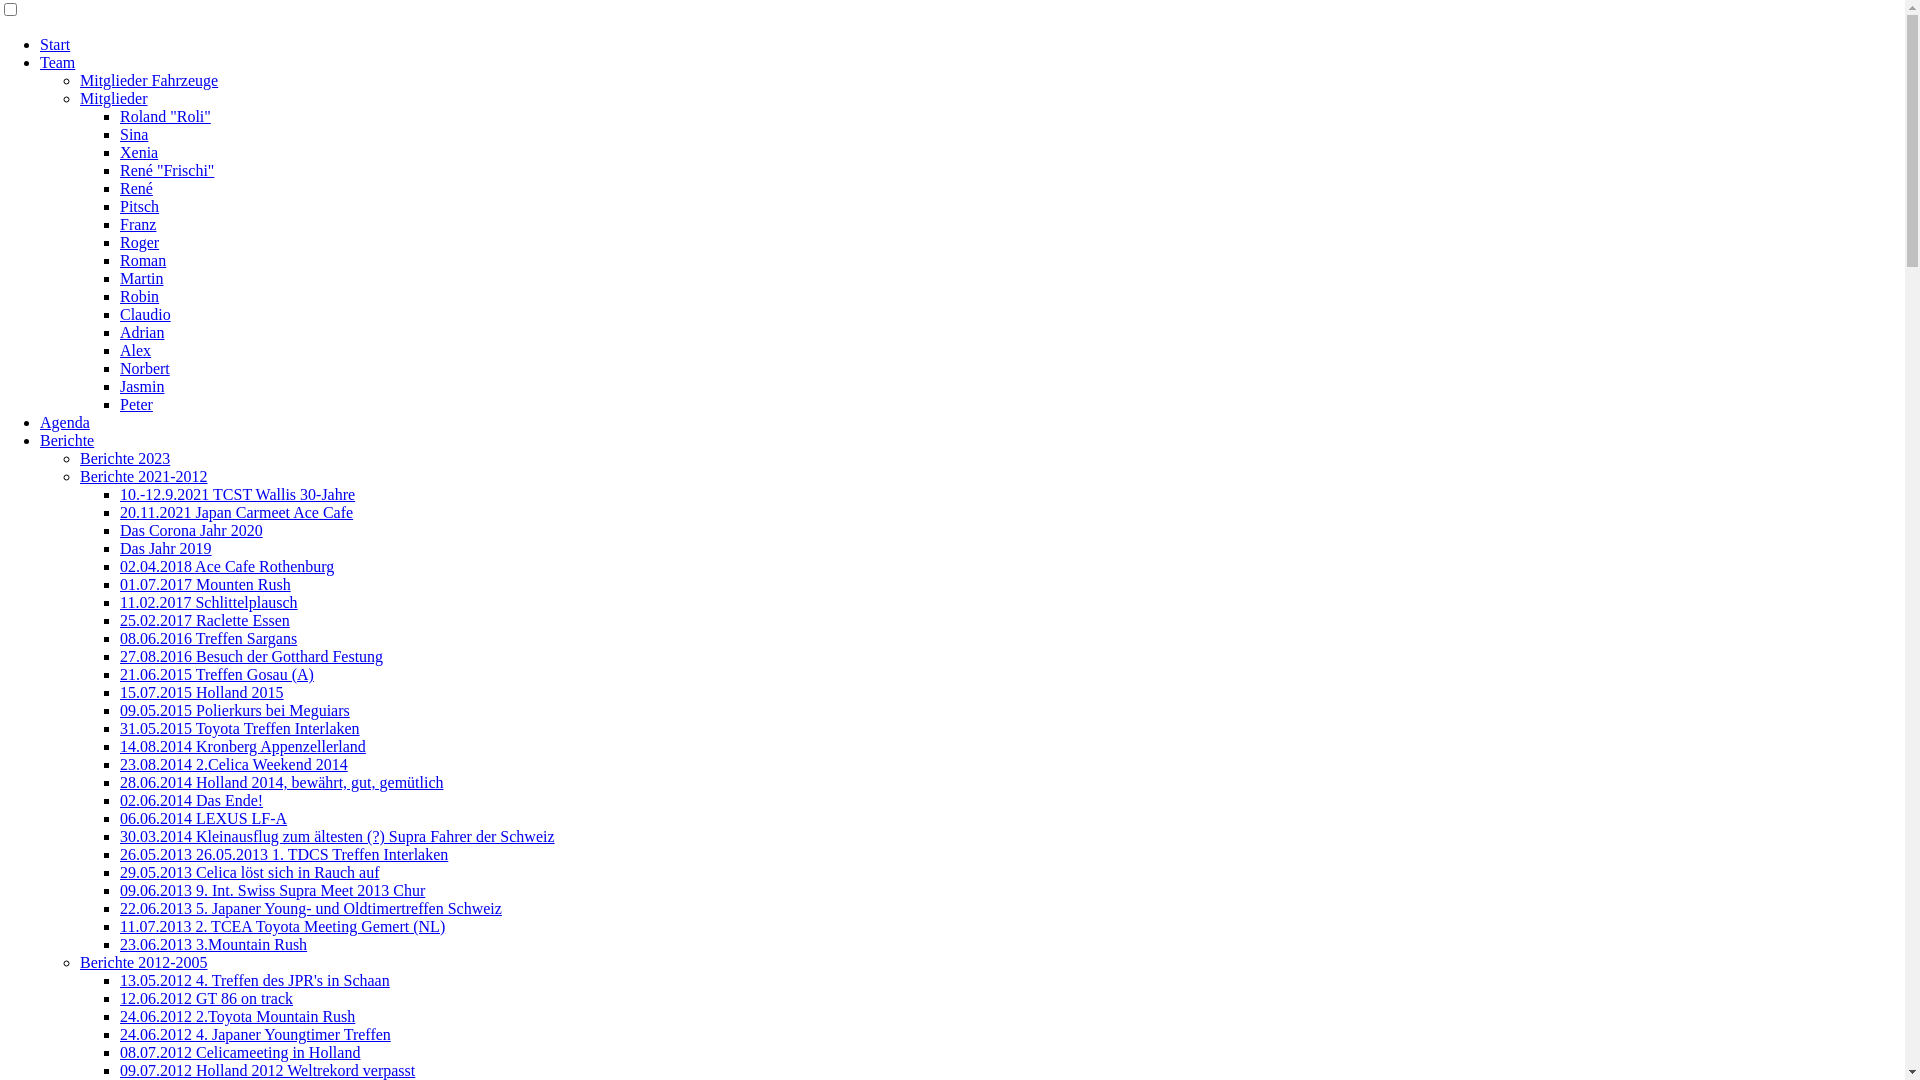 Image resolution: width=1920 pixels, height=1080 pixels. Describe the element at coordinates (191, 799) in the screenshot. I see `'02.06.2014 Das Ende!'` at that location.